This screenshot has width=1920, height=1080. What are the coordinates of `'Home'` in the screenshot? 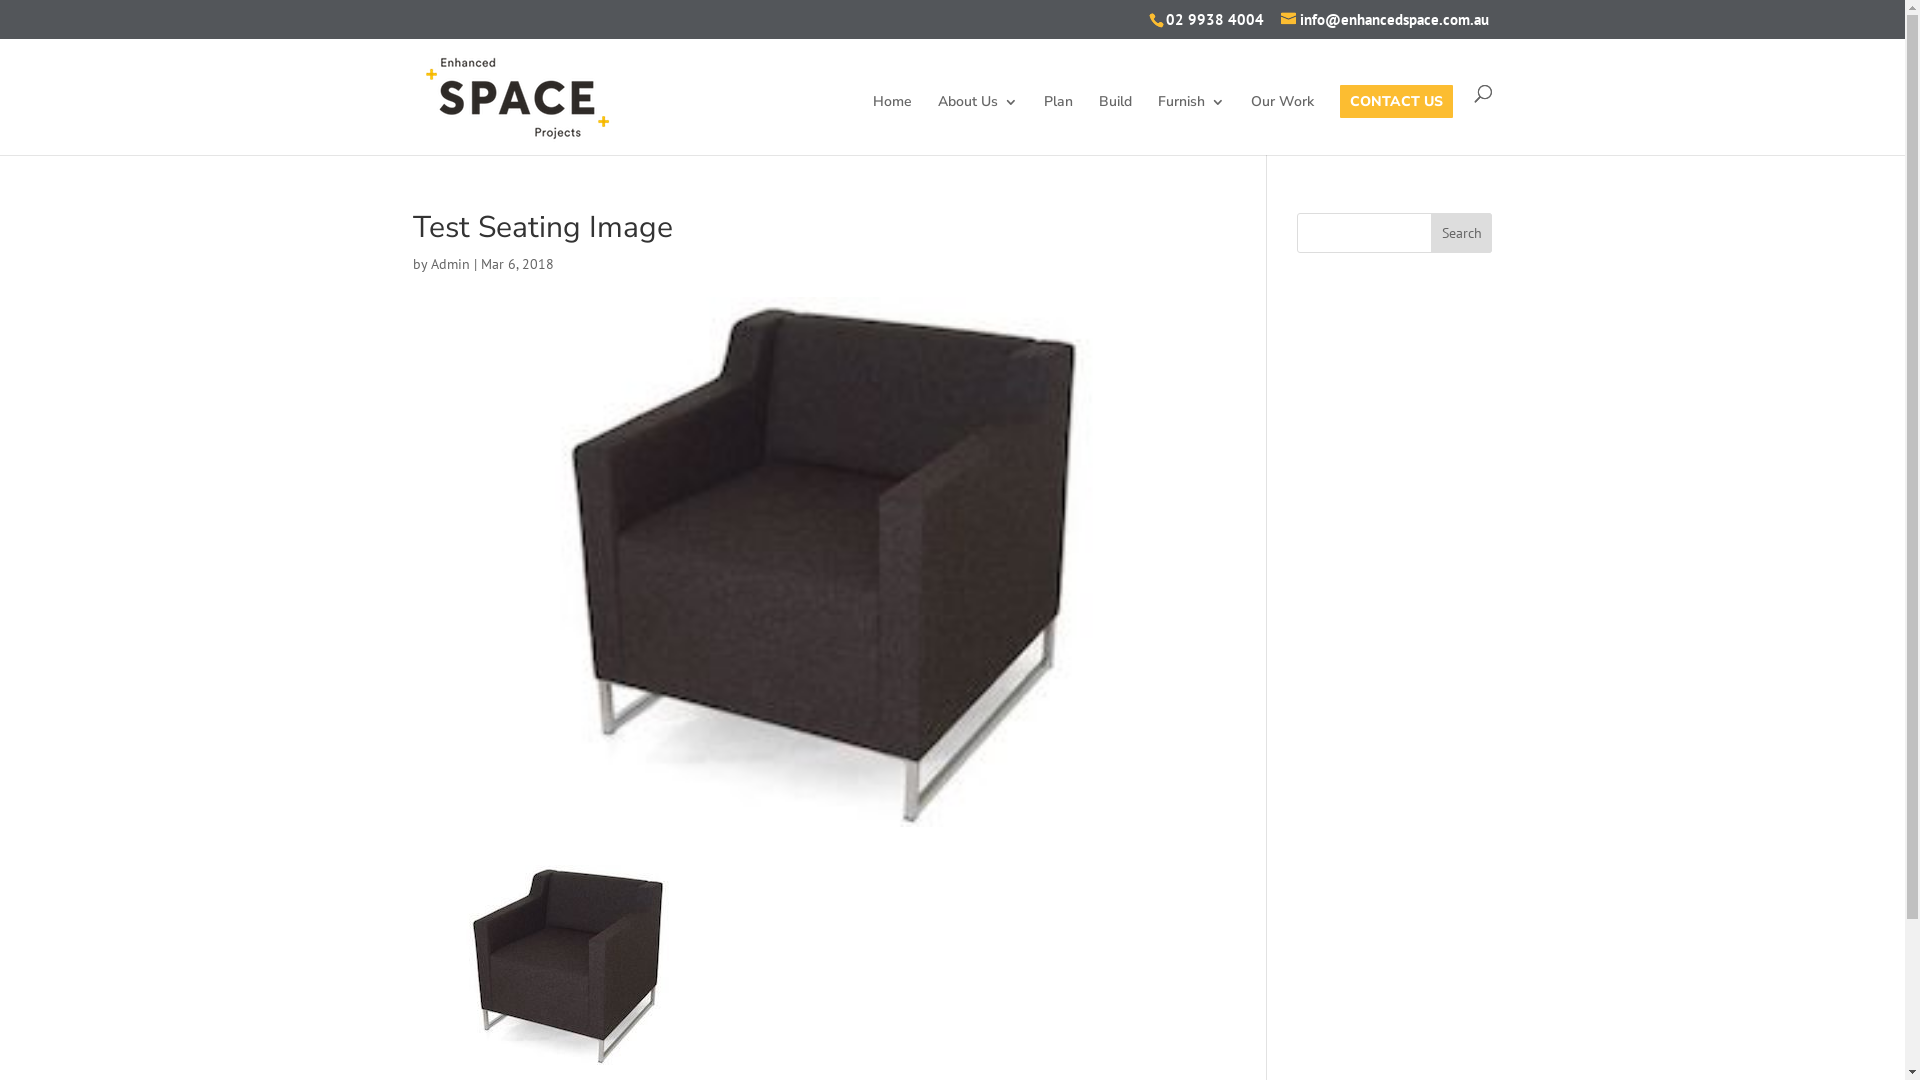 It's located at (890, 123).